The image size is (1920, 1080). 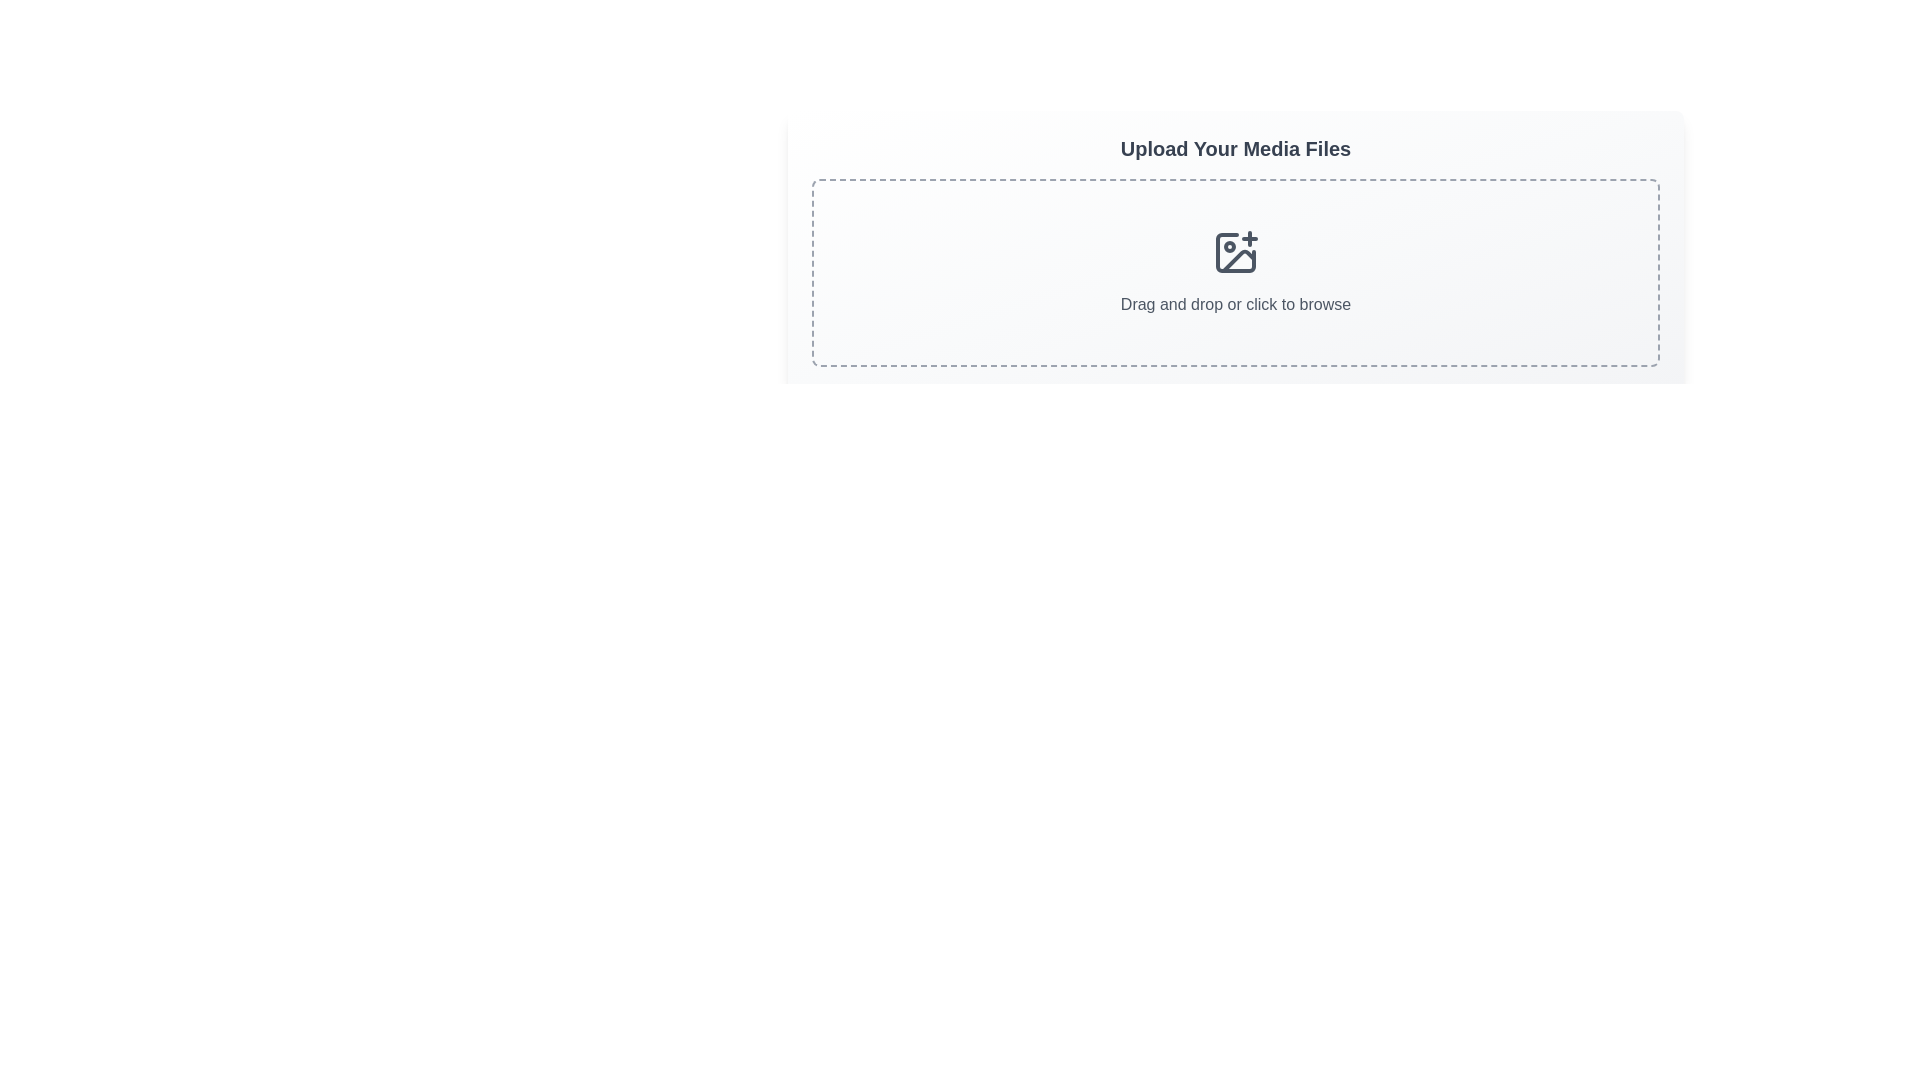 What do you see at coordinates (1235, 252) in the screenshot?
I see `the graphical icon resembling a media upload symbol with a plus sign, located in the center-right of the upload media section to trigger a tooltip or highlight effect` at bounding box center [1235, 252].